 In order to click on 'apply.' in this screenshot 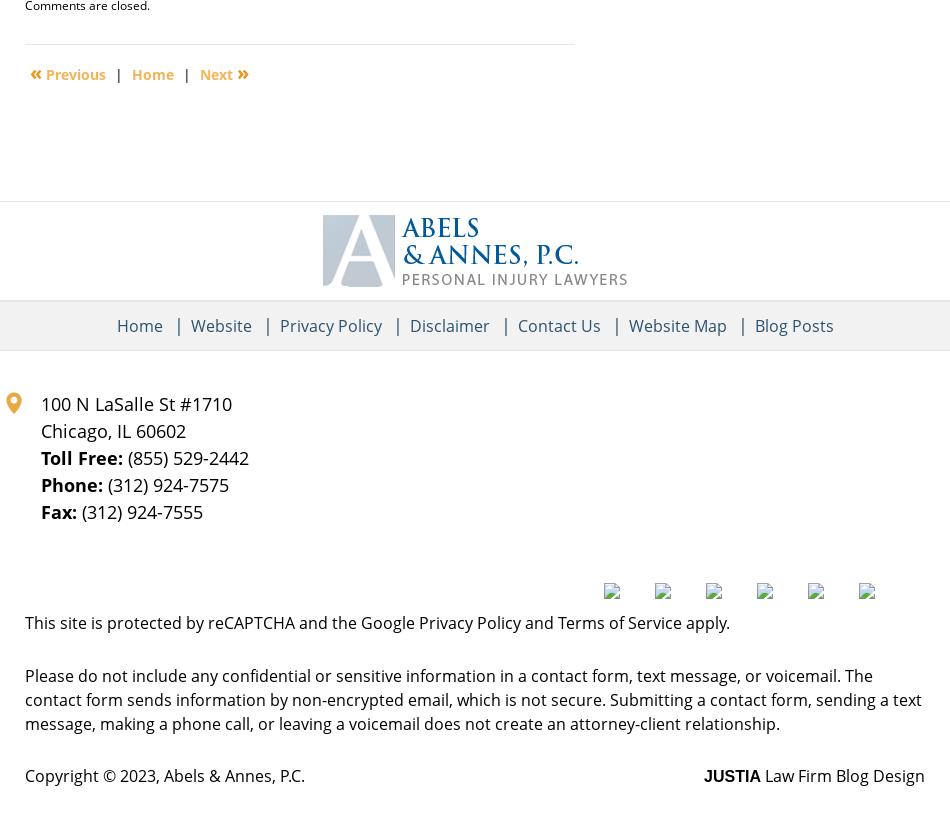, I will do `click(706, 621)`.